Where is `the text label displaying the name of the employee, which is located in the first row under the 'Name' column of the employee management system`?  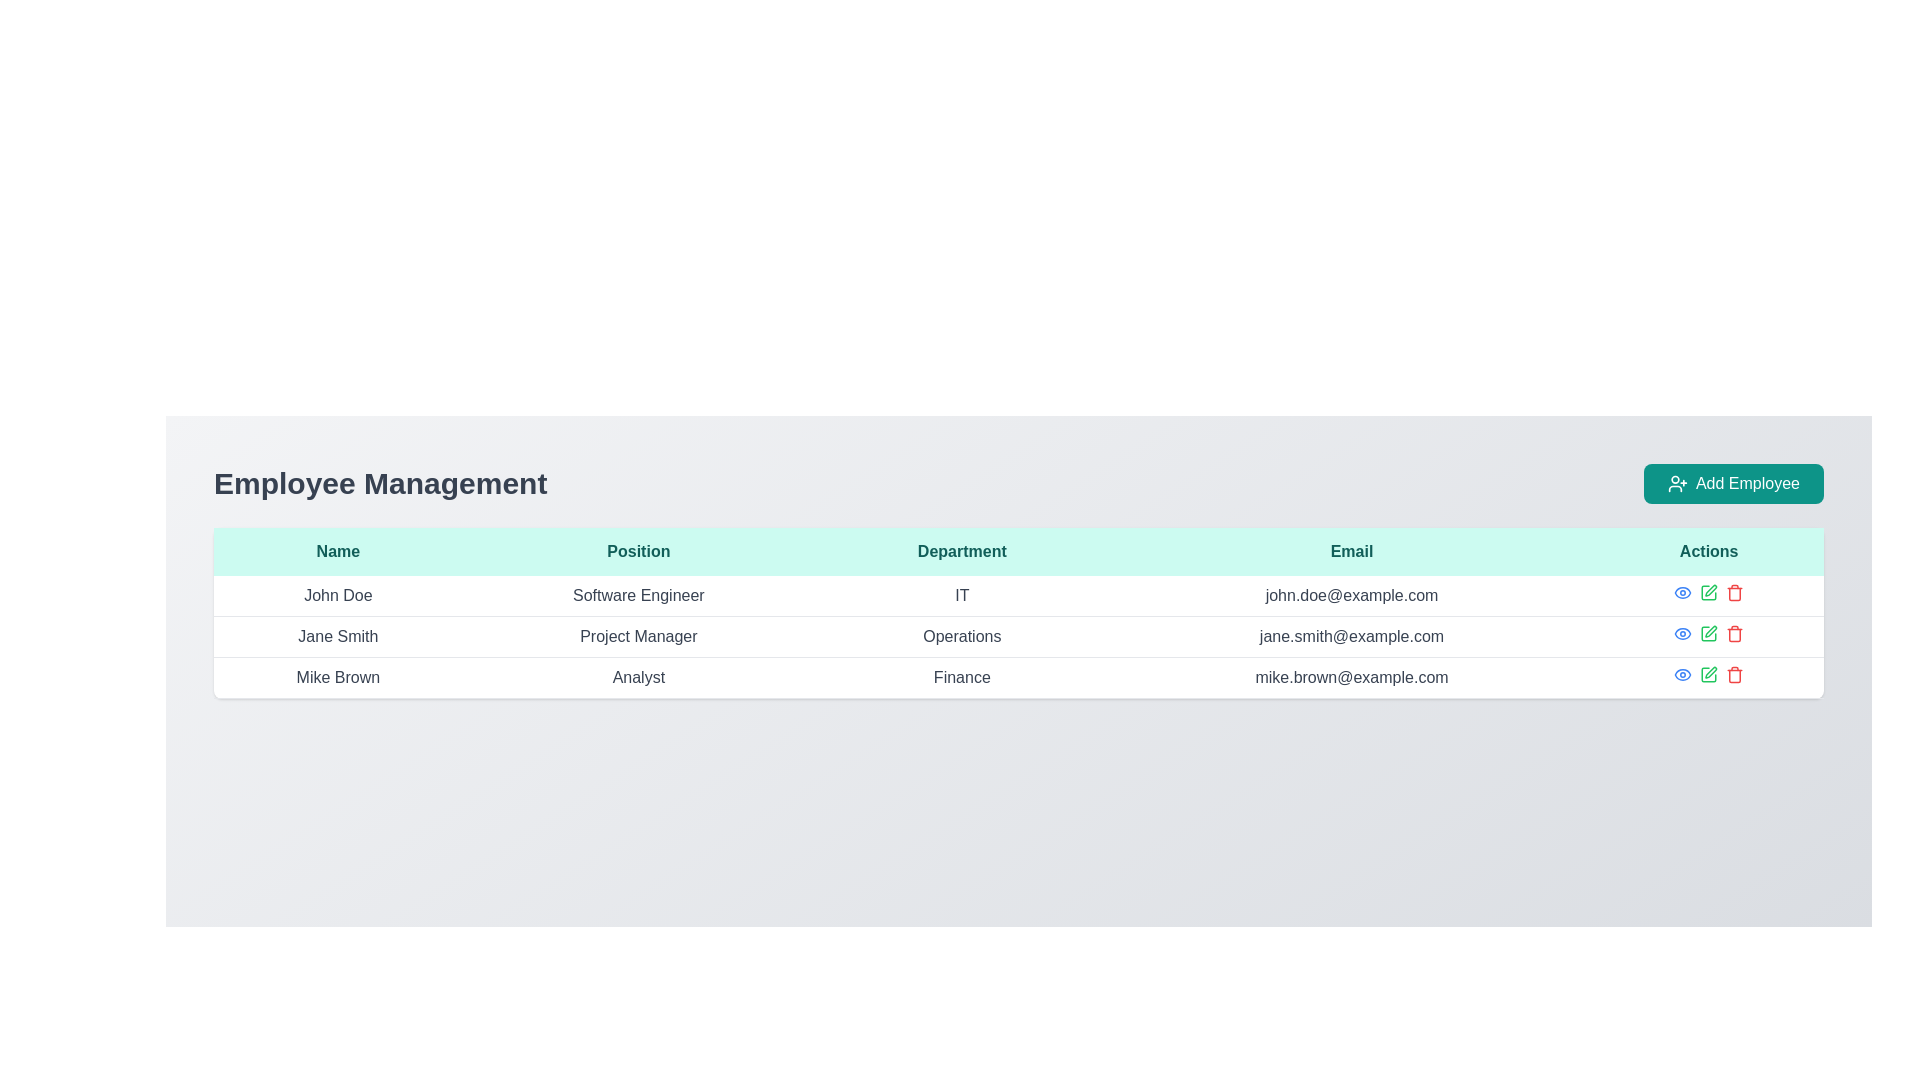
the text label displaying the name of the employee, which is located in the first row under the 'Name' column of the employee management system is located at coordinates (338, 595).